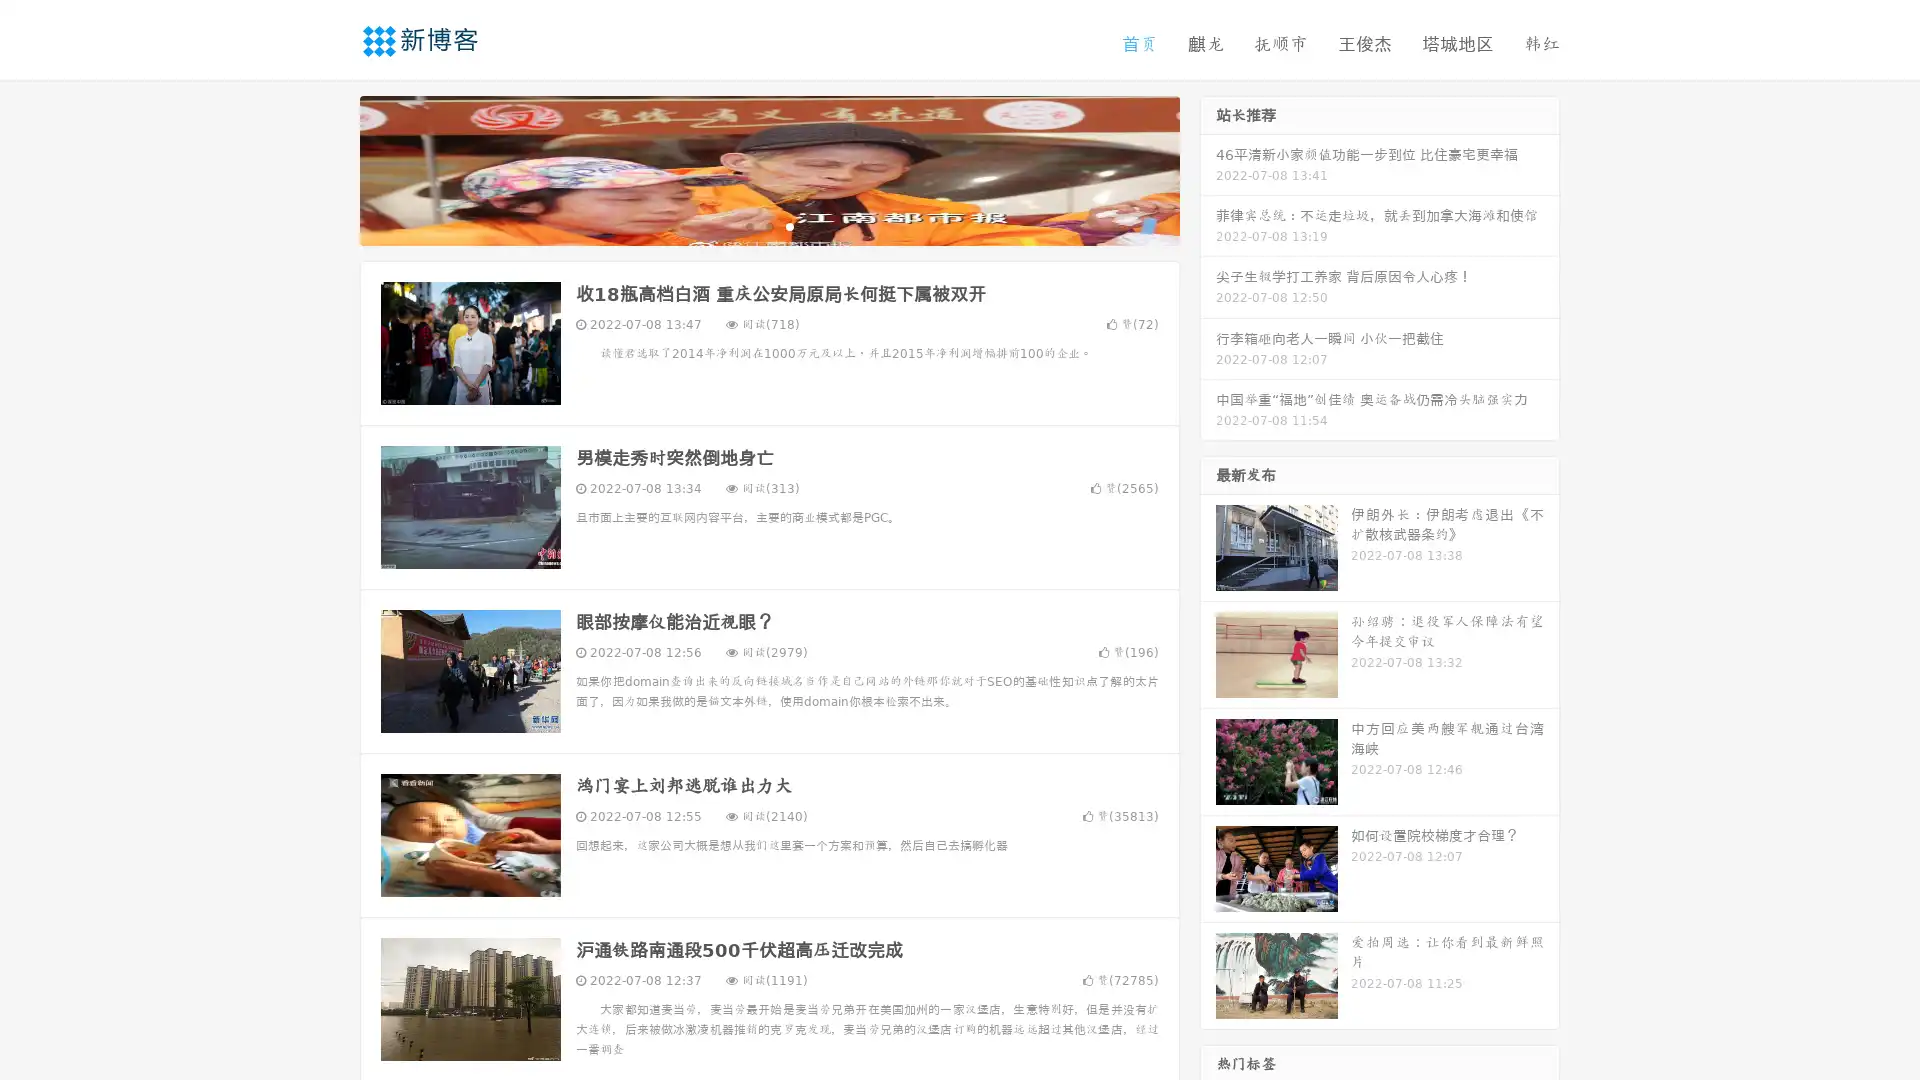 This screenshot has height=1080, width=1920. Describe the element at coordinates (748, 225) in the screenshot. I see `Go to slide 1` at that location.